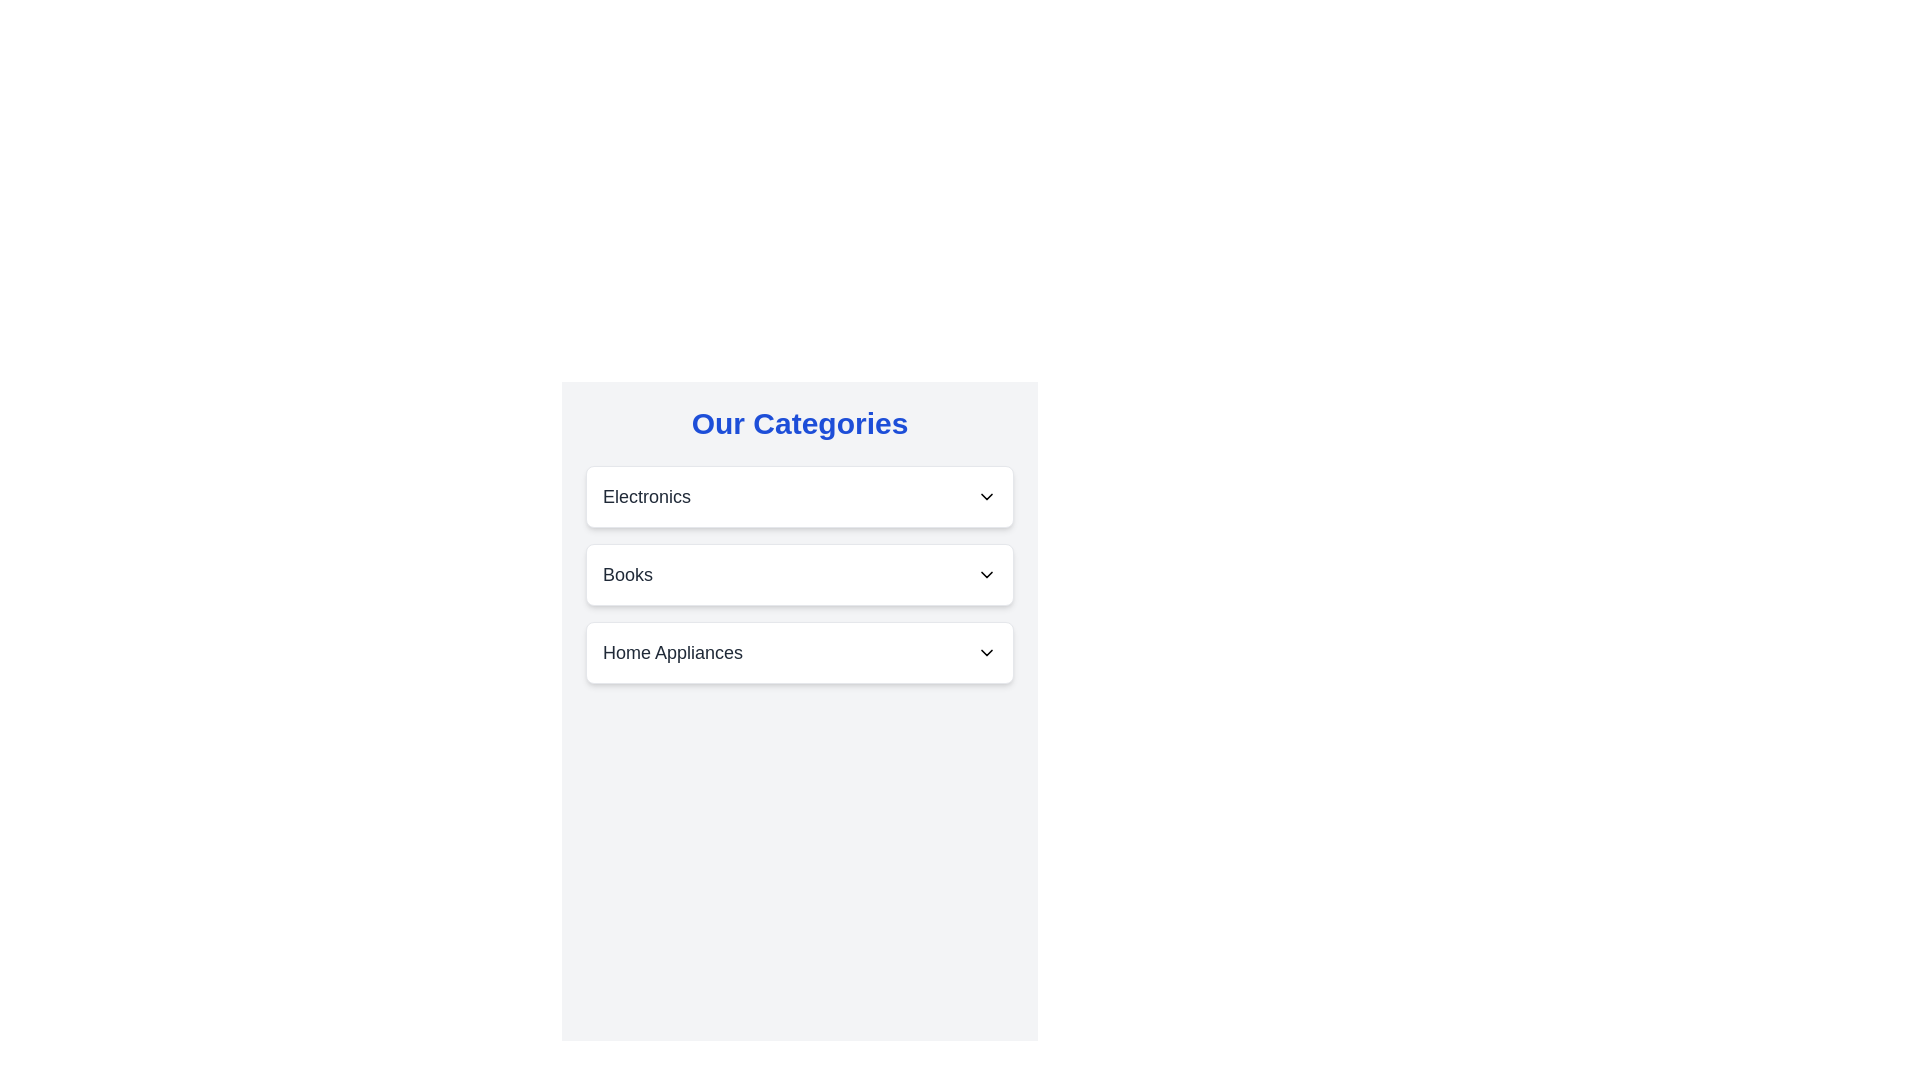 This screenshot has width=1920, height=1080. Describe the element at coordinates (800, 574) in the screenshot. I see `the 'Books' category selection button, which is the second item in the list of categories under 'Our Categories'` at that location.